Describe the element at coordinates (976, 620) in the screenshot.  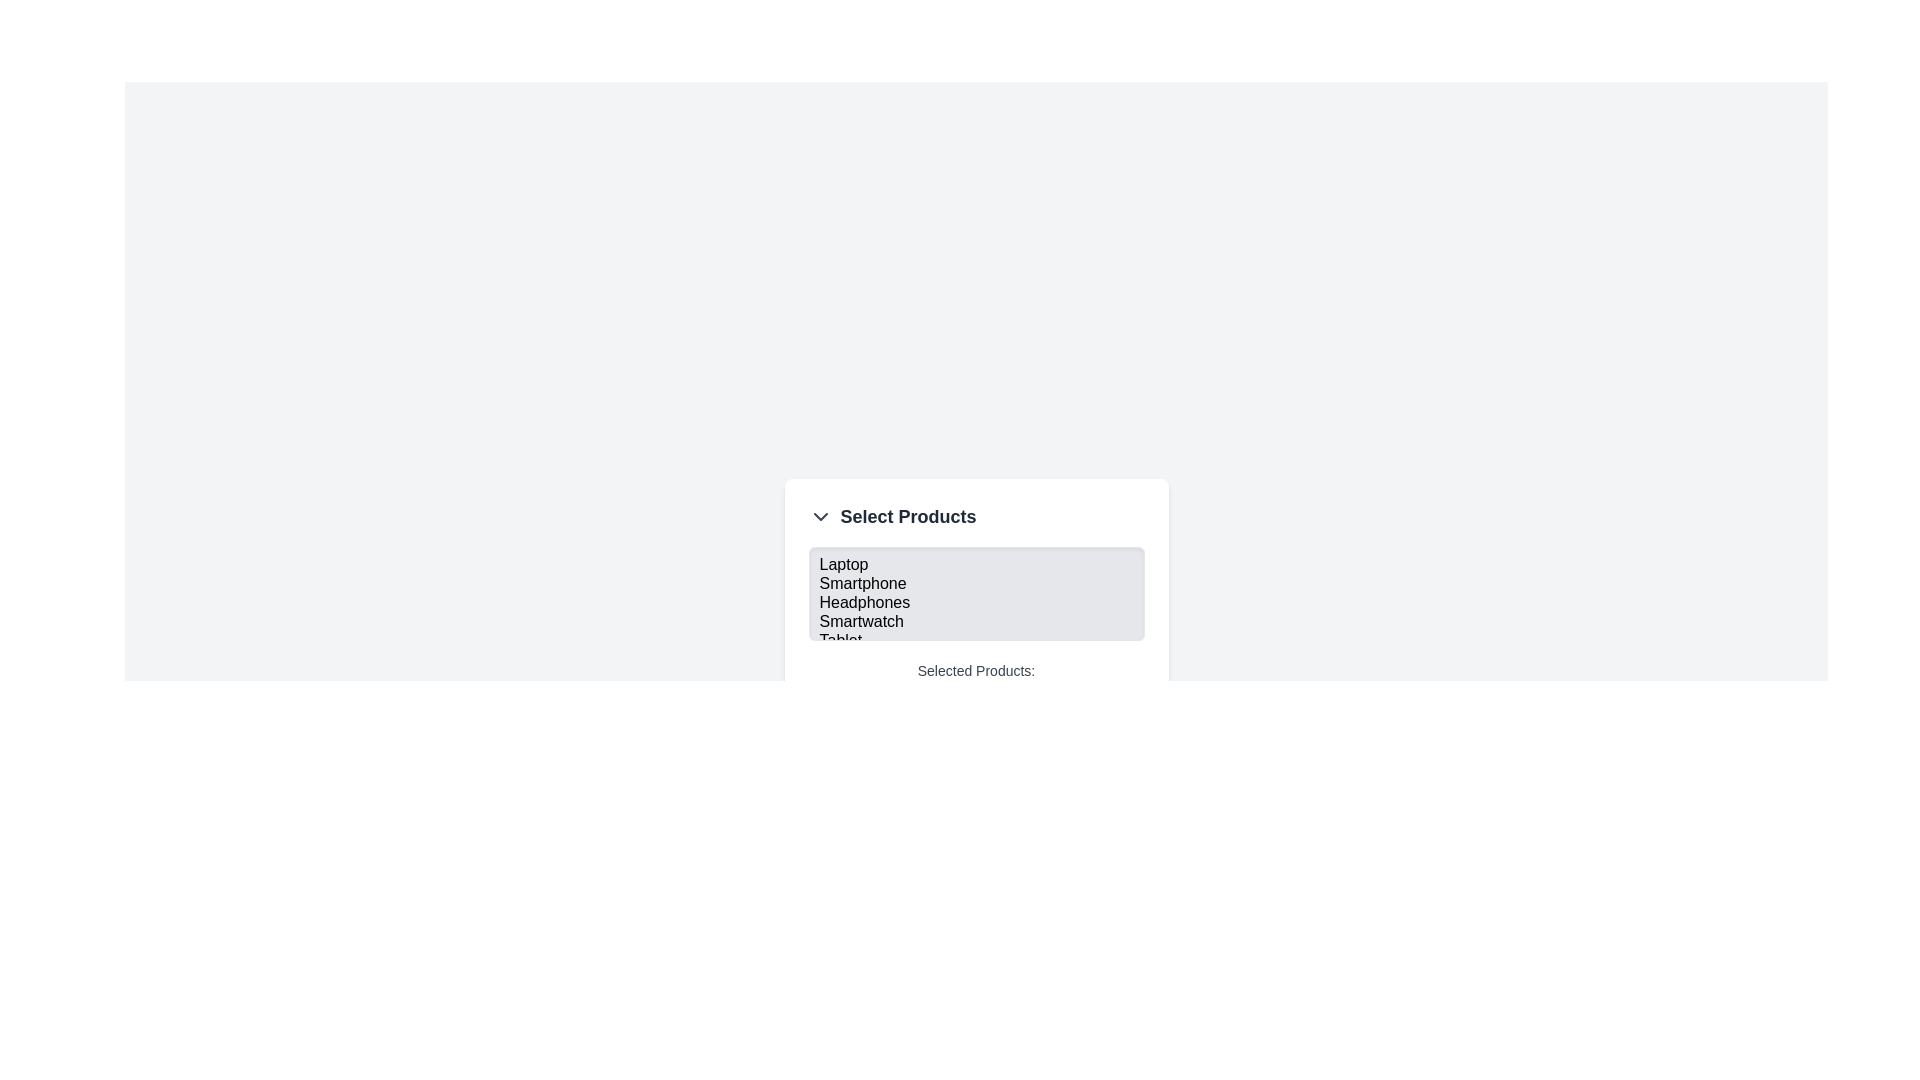
I see `the selectable list or dropdown menu containing product names` at that location.